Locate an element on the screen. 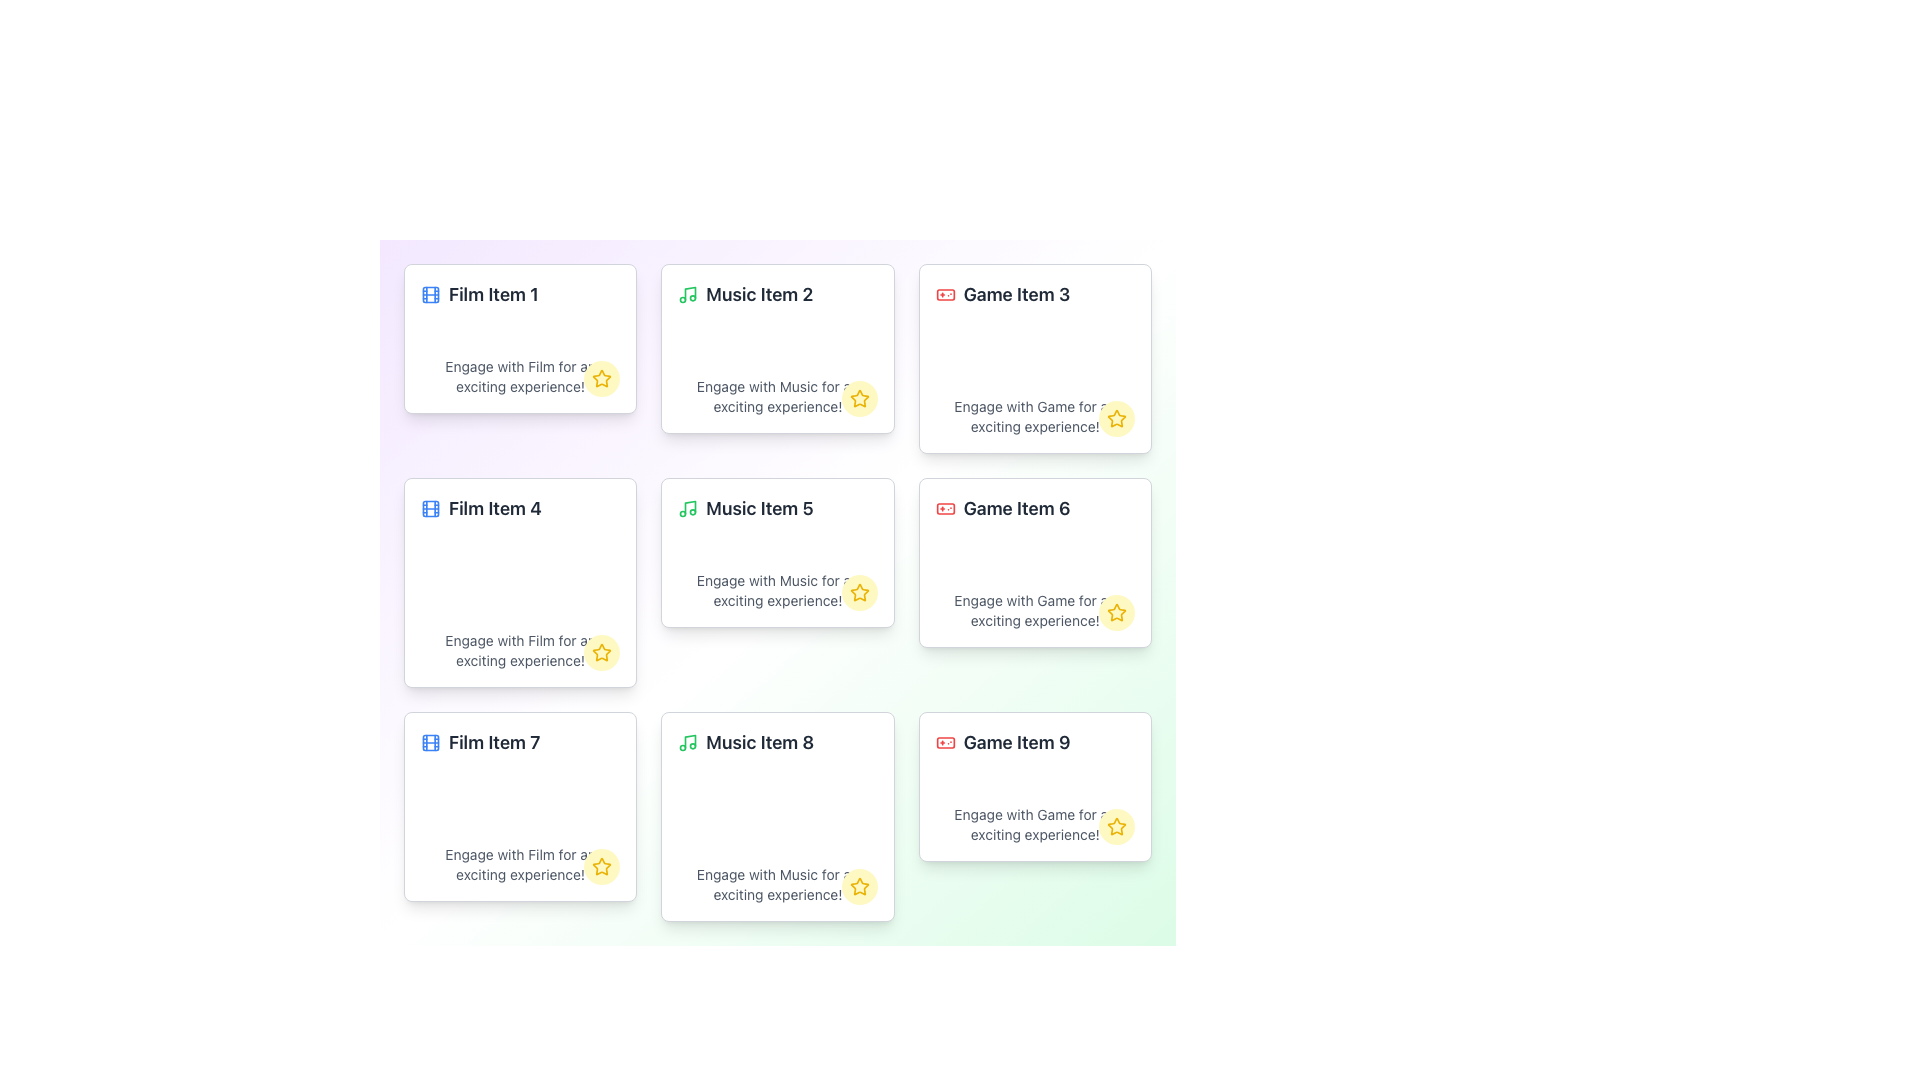  the text label reading 'Engage with Music for an exciting experience!' located at the bottom section of the card titled 'Music Item 5' is located at coordinates (776, 589).